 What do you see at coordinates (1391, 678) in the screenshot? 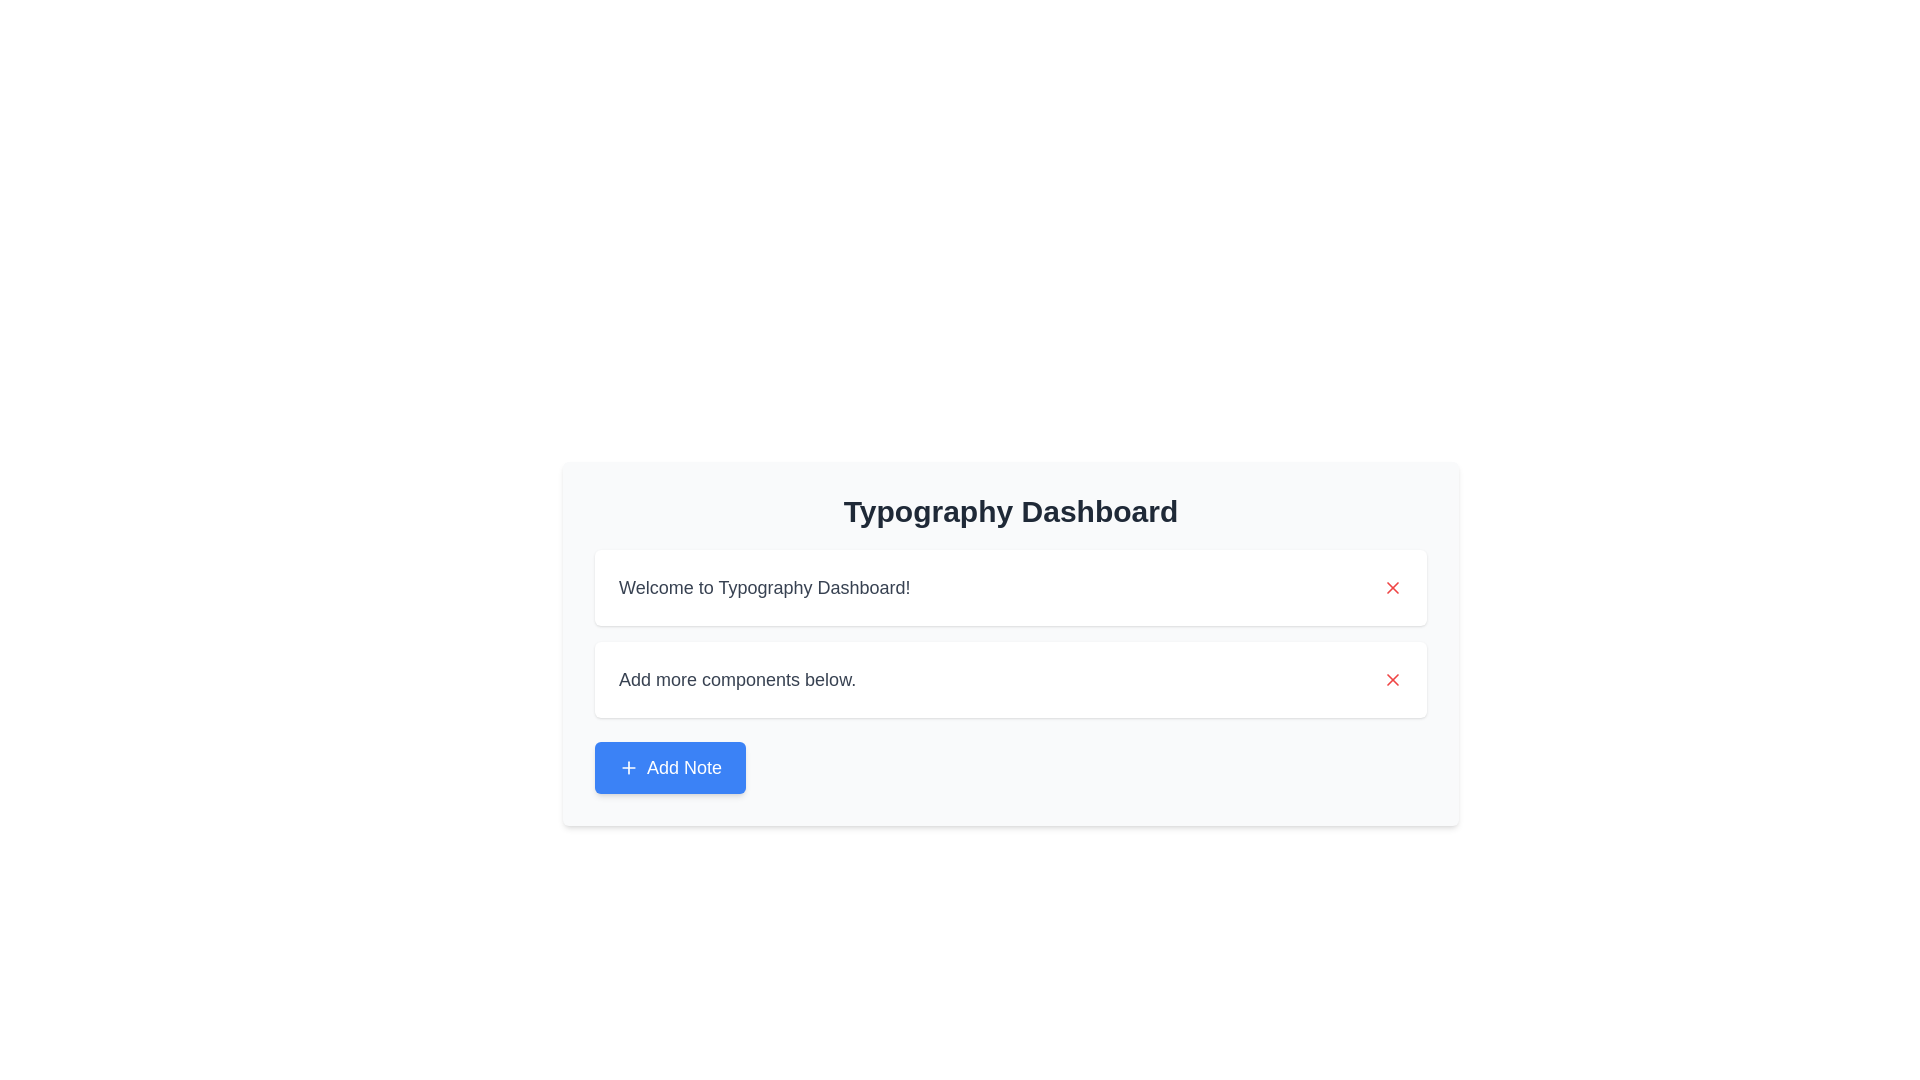
I see `the red 'X' icon button located at the top-right corner of the card displaying the text 'Add more components below'` at bounding box center [1391, 678].